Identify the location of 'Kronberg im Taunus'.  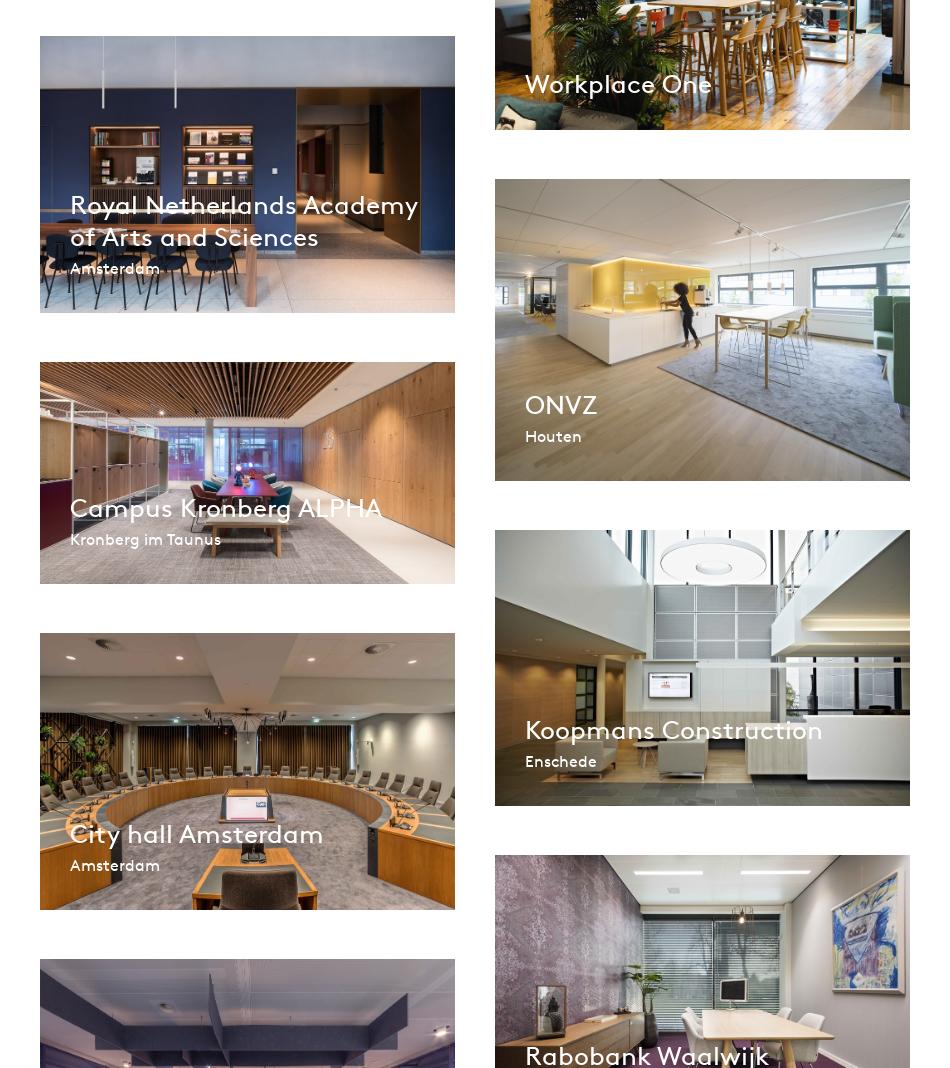
(145, 536).